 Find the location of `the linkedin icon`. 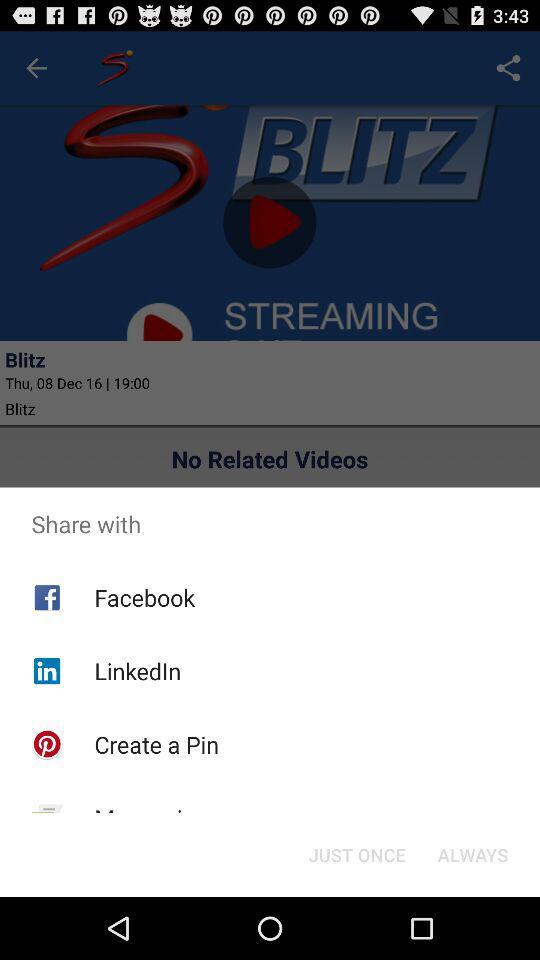

the linkedin icon is located at coordinates (136, 671).